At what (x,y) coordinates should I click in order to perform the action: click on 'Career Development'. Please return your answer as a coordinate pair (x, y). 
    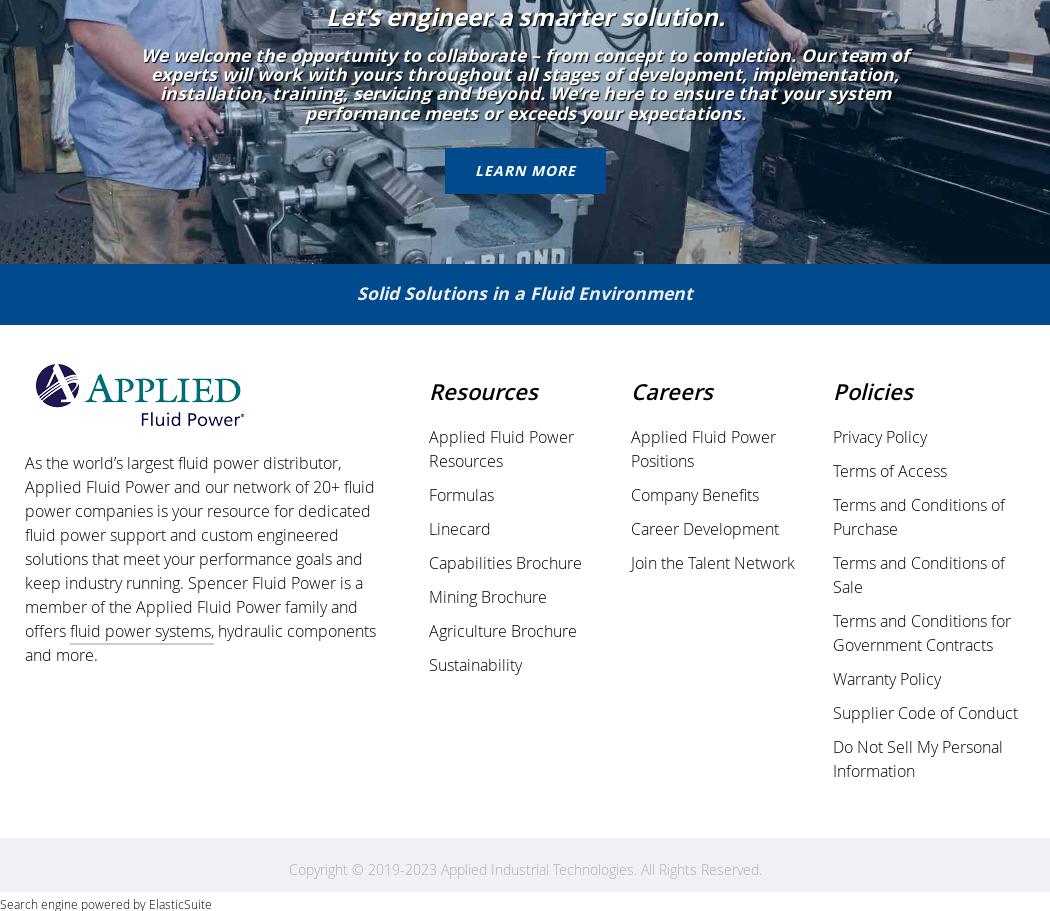
    Looking at the image, I should click on (704, 527).